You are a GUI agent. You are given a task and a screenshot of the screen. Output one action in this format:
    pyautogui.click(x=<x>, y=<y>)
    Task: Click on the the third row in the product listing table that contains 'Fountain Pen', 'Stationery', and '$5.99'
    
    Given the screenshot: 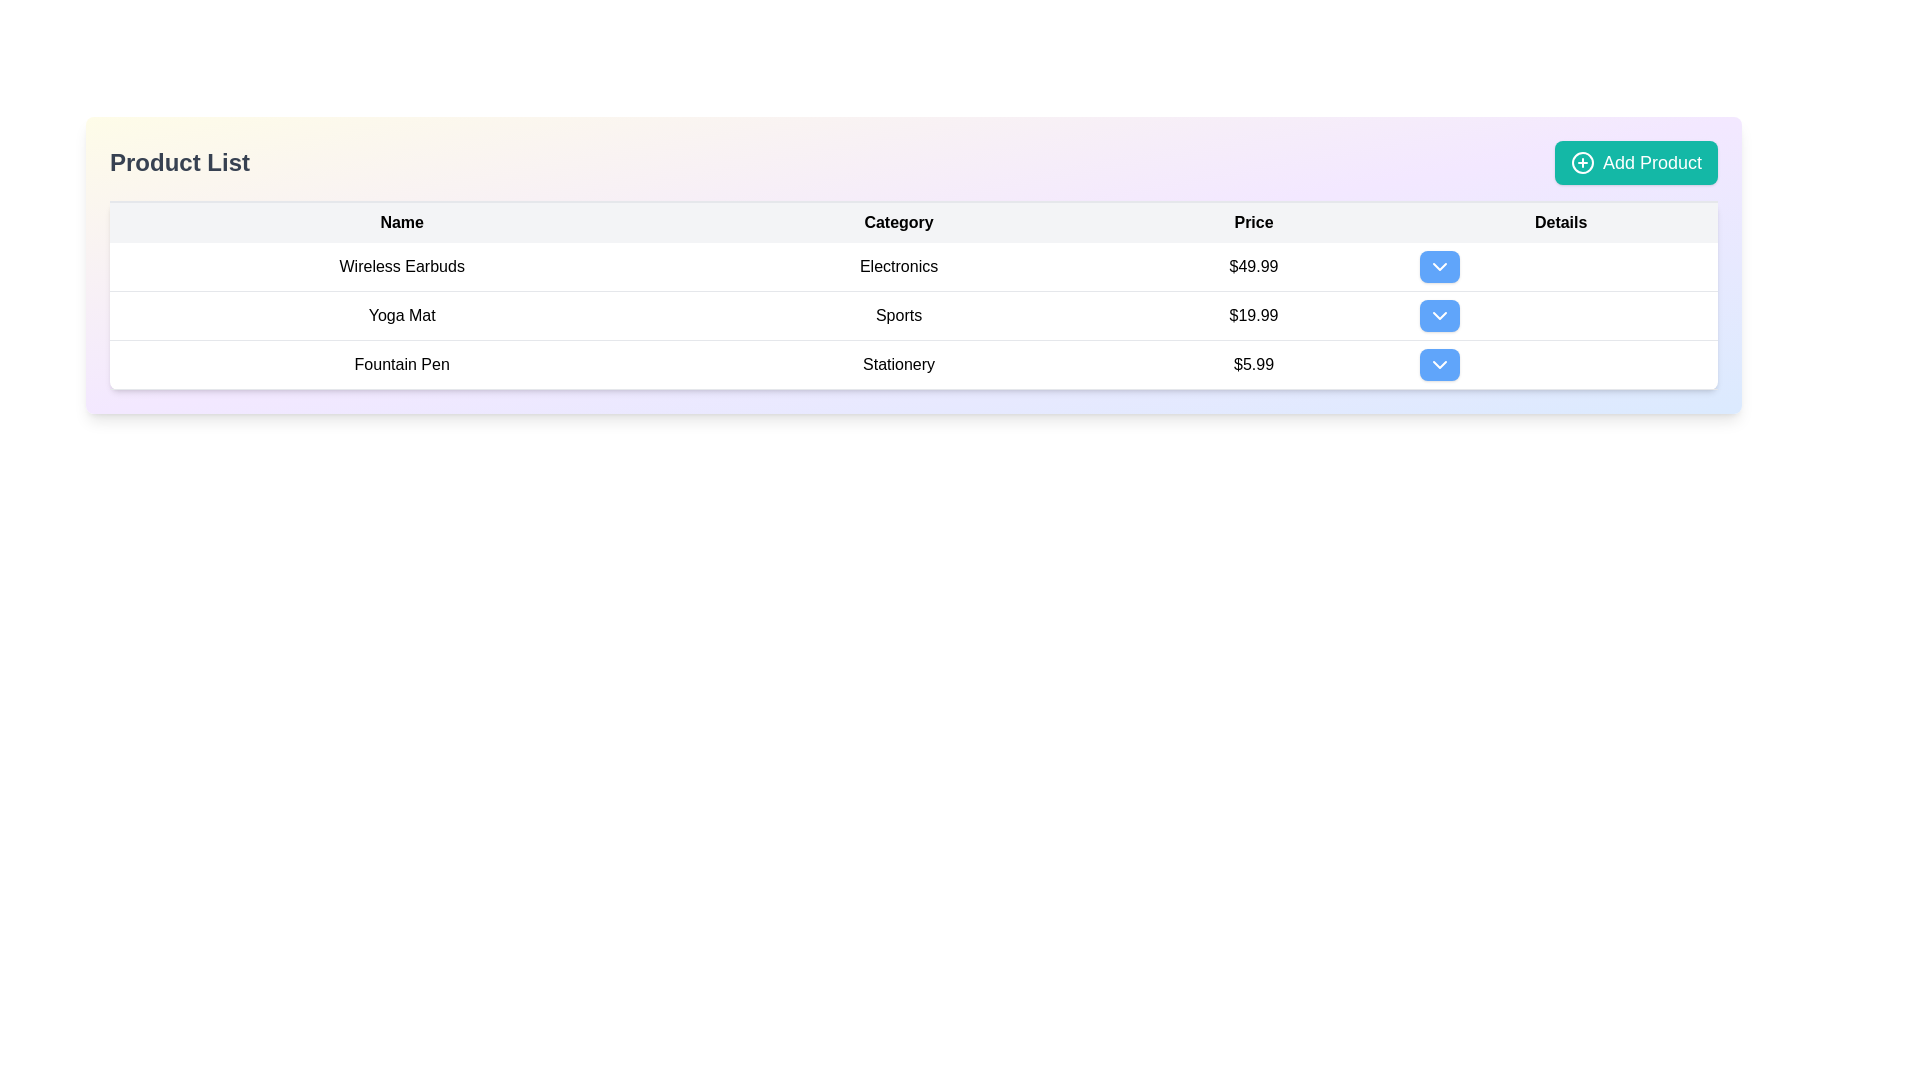 What is the action you would take?
    pyautogui.click(x=912, y=365)
    